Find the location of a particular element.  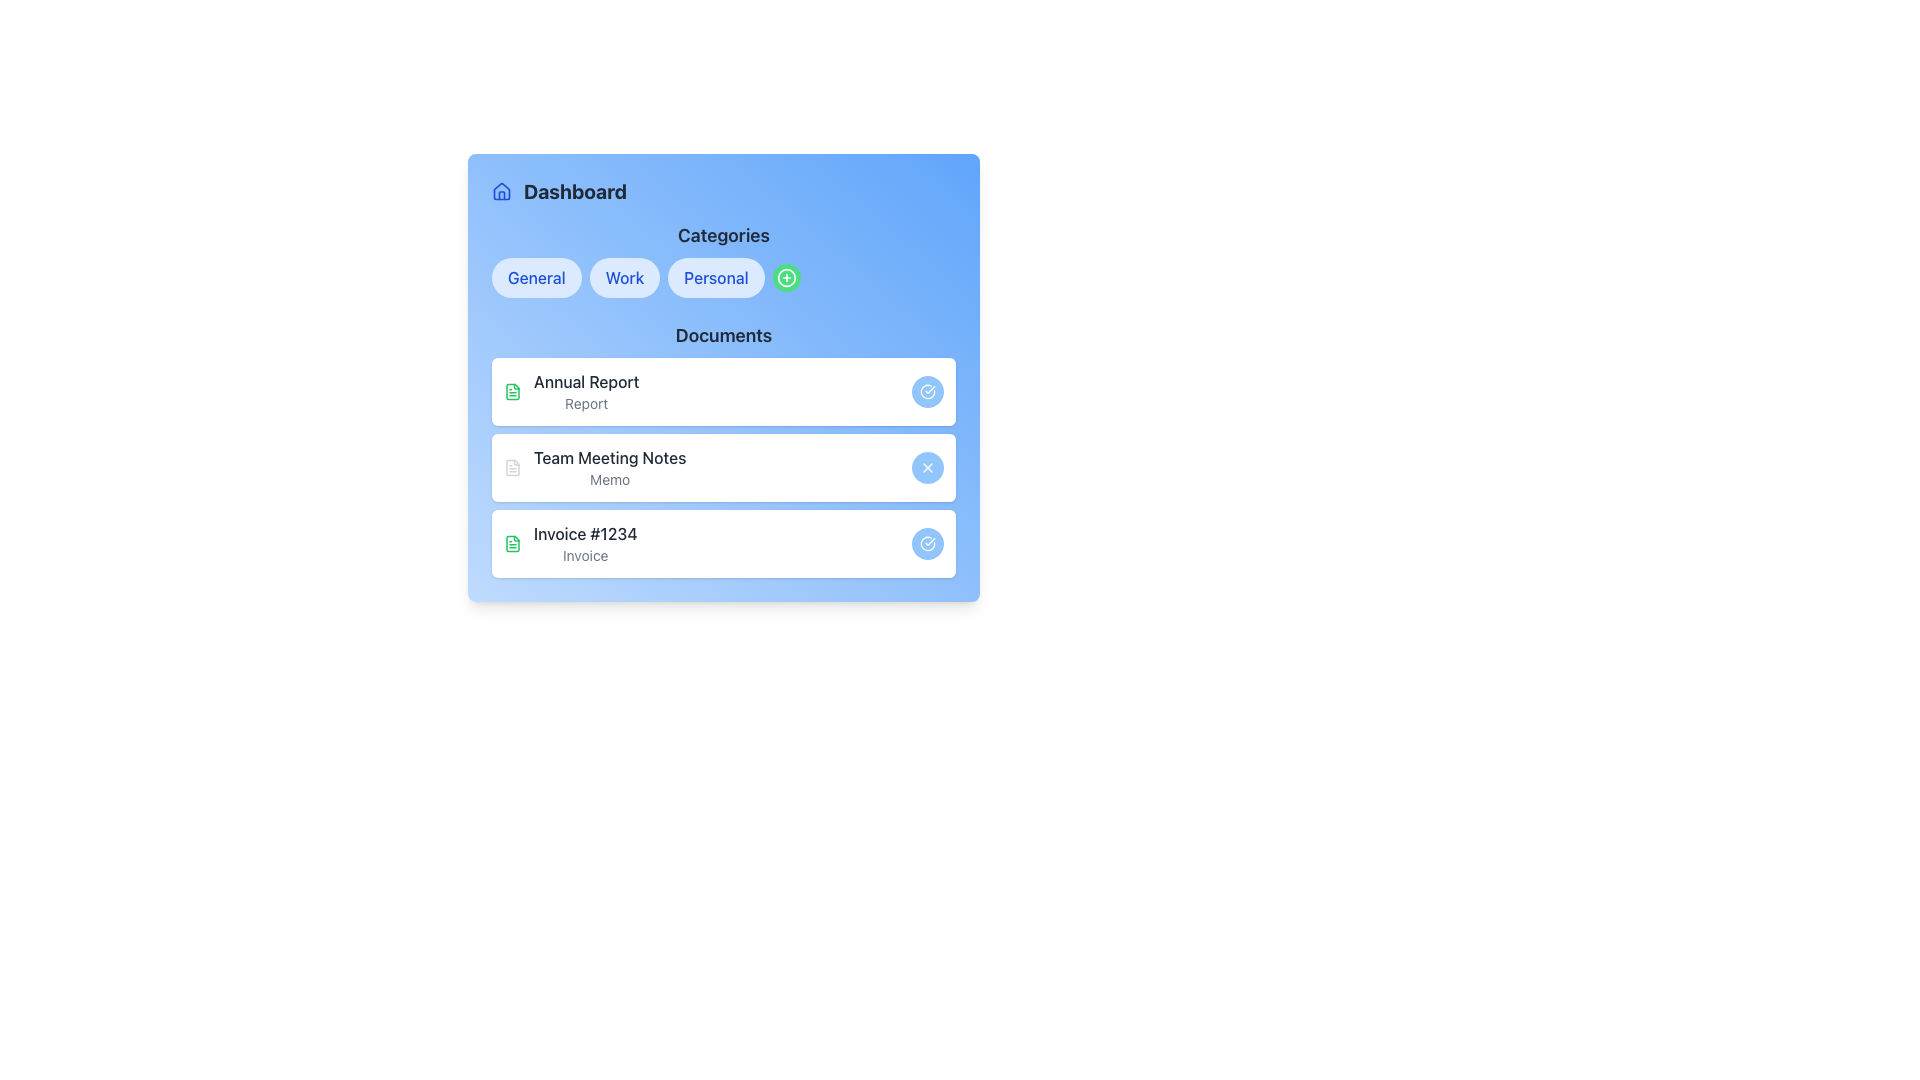

the confirmation icon representing the 'Personal' category located within the 'Categories' section is located at coordinates (926, 543).